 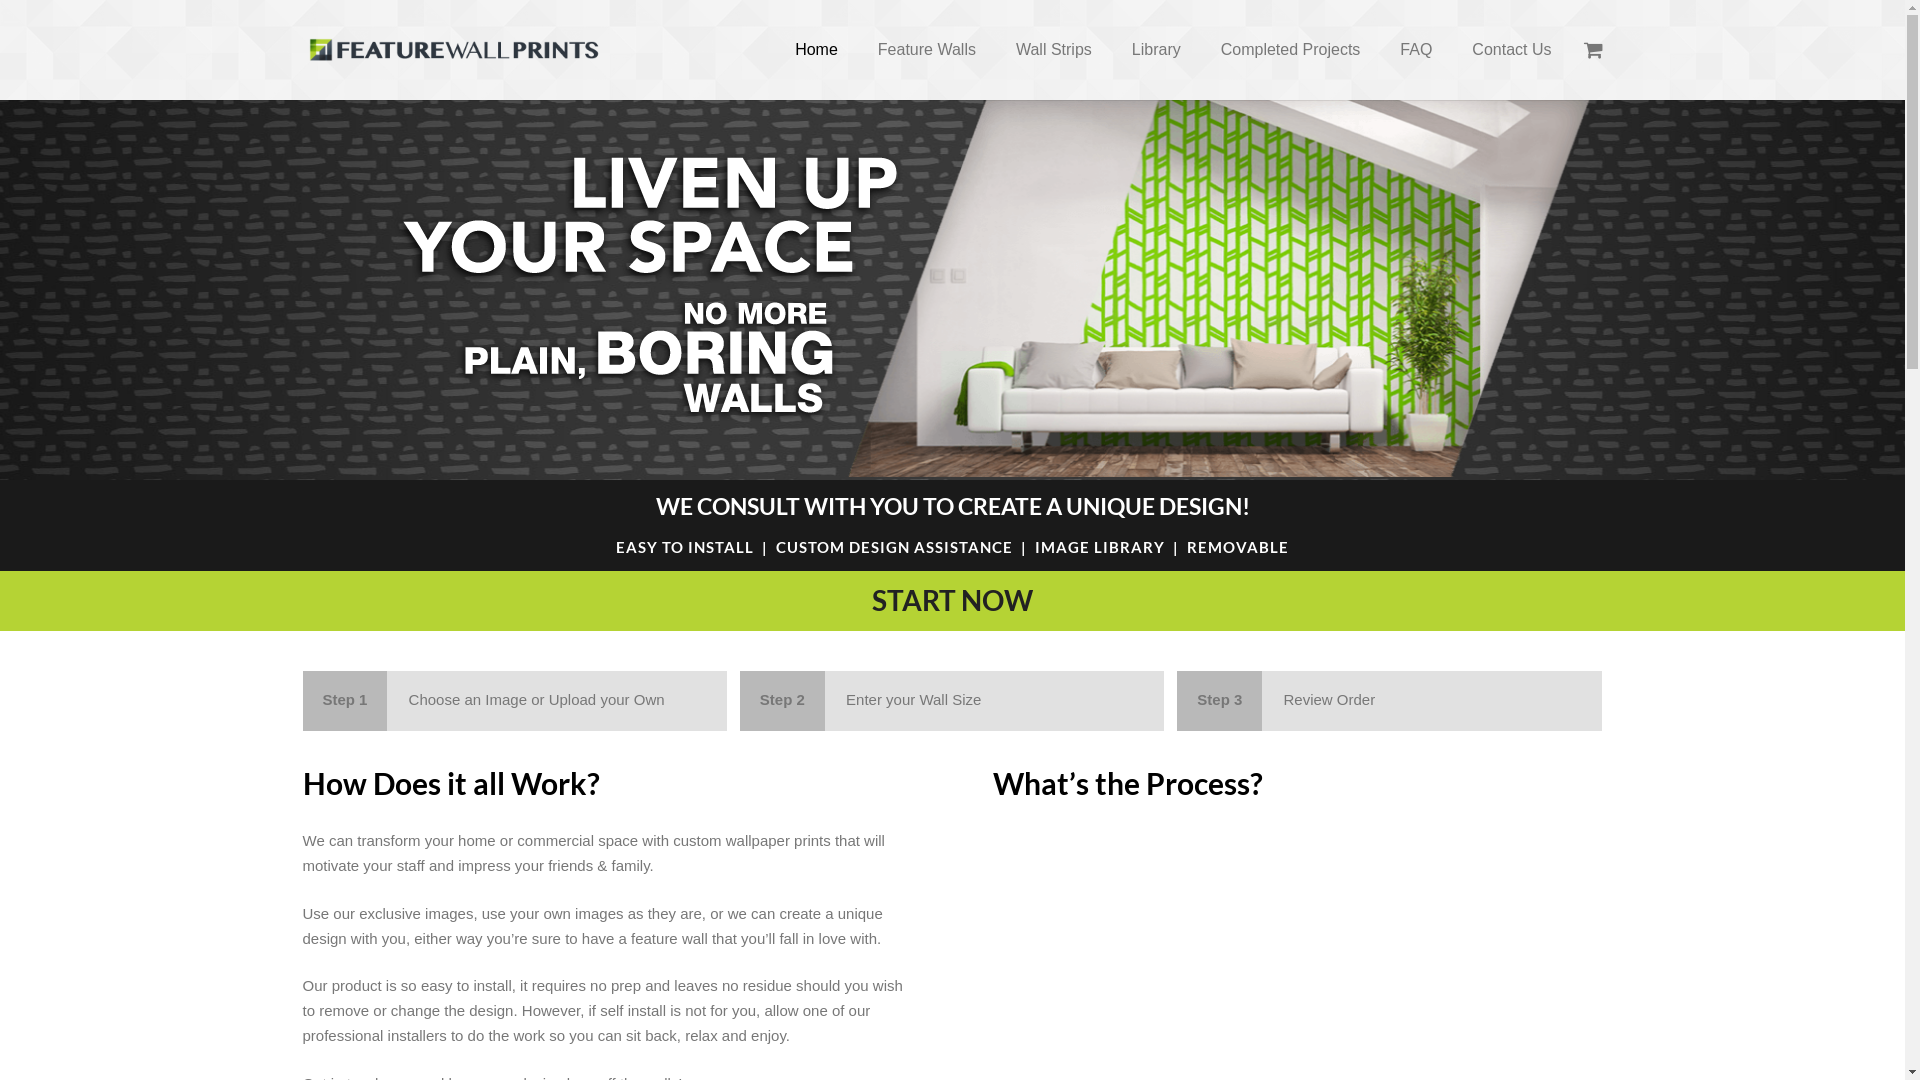 I want to click on 'Wall Strips', so click(x=1053, y=49).